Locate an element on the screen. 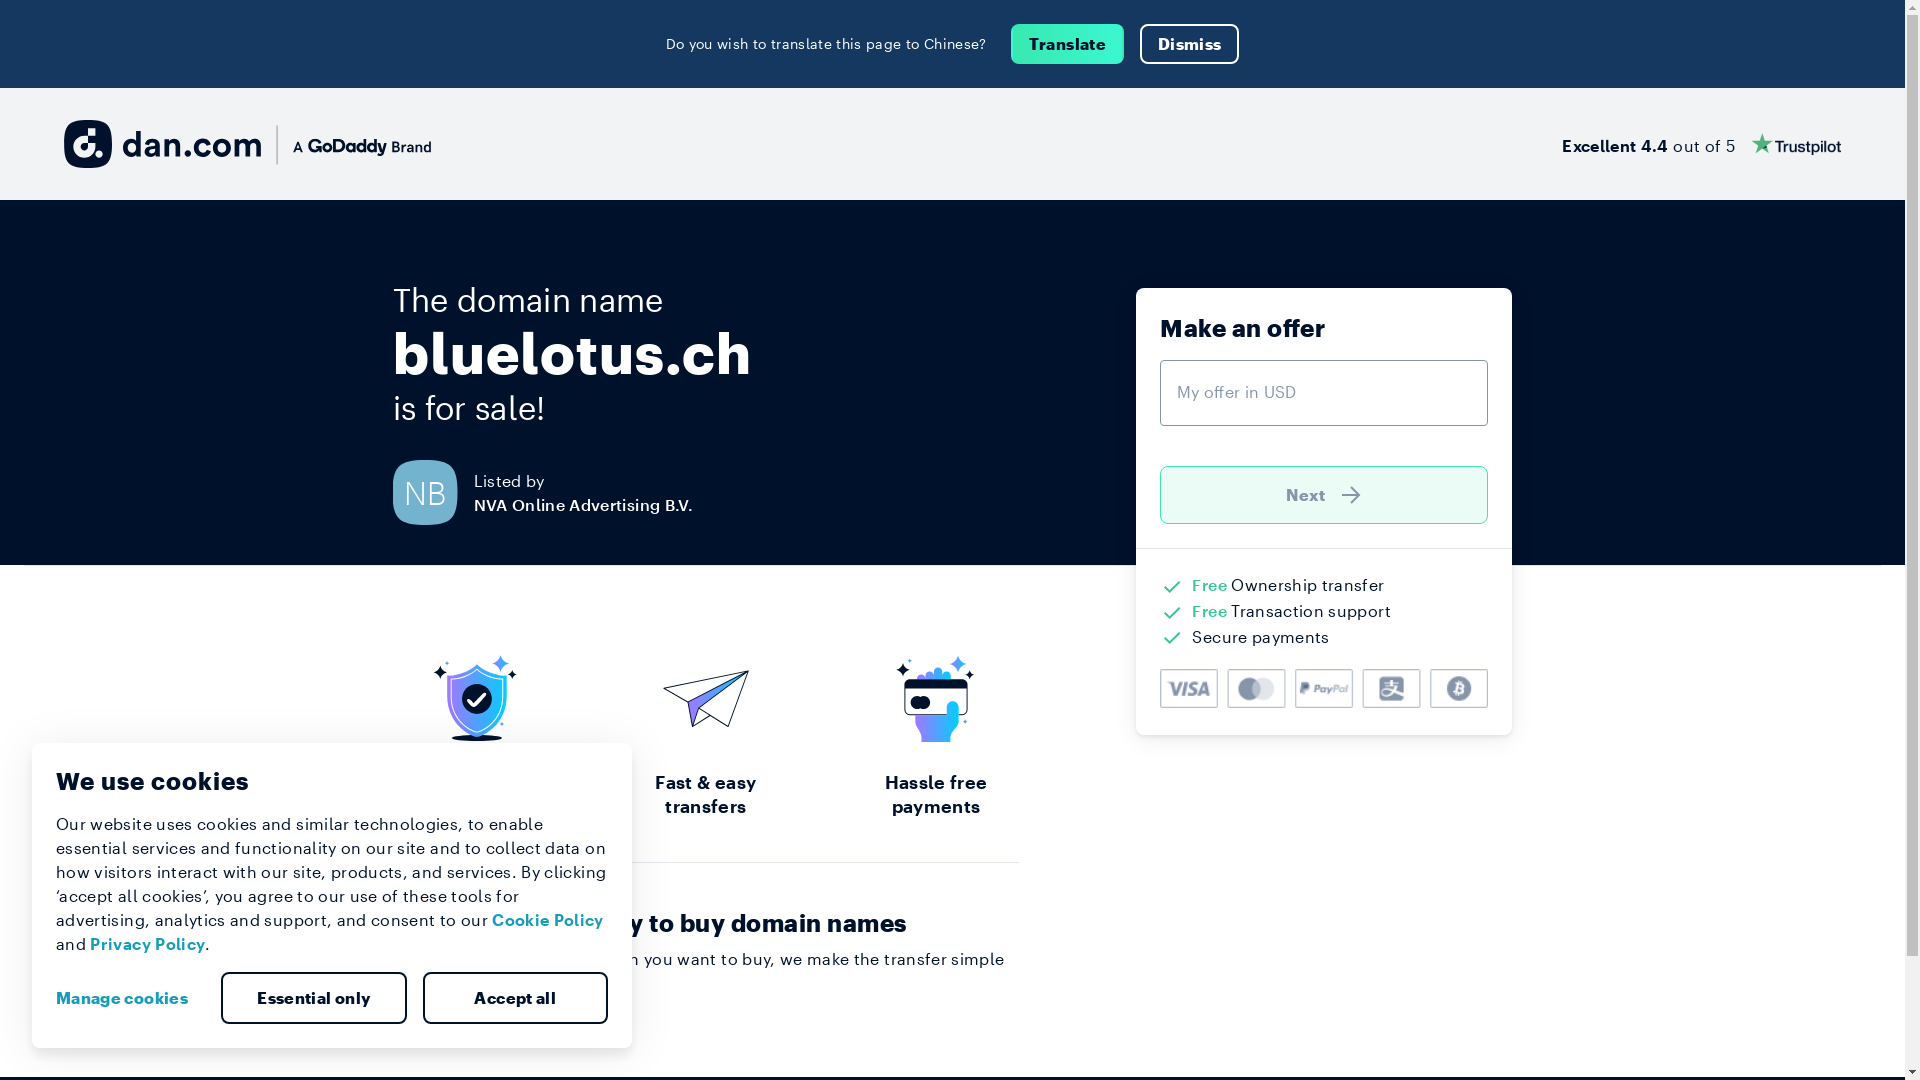 Image resolution: width=1920 pixels, height=1080 pixels. 'Accept all' is located at coordinates (421, 998).